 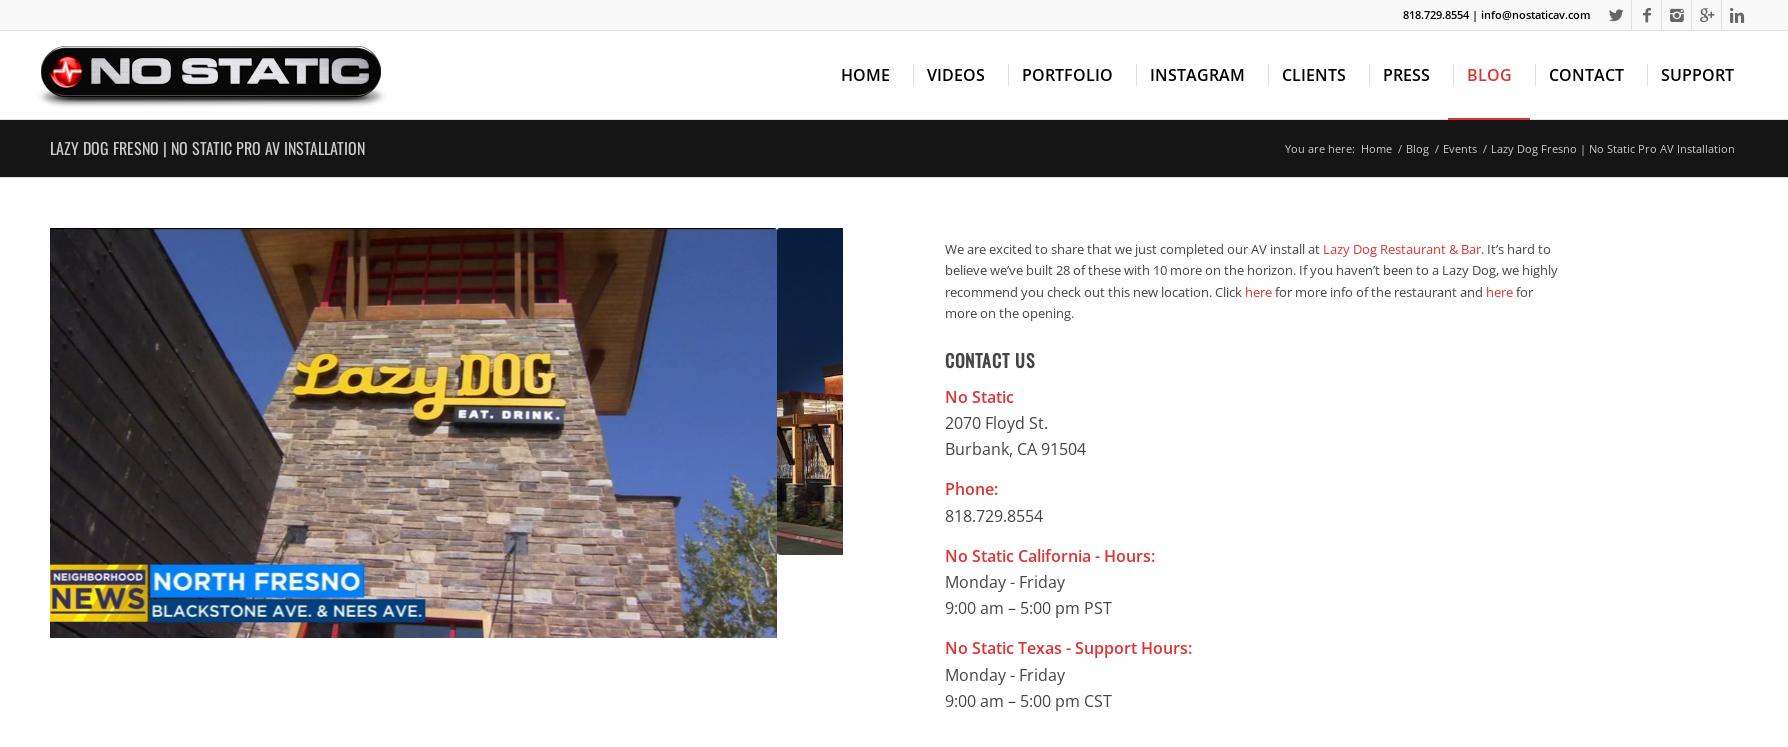 What do you see at coordinates (1536, 14) in the screenshot?
I see `'info@nostaticav.com'` at bounding box center [1536, 14].